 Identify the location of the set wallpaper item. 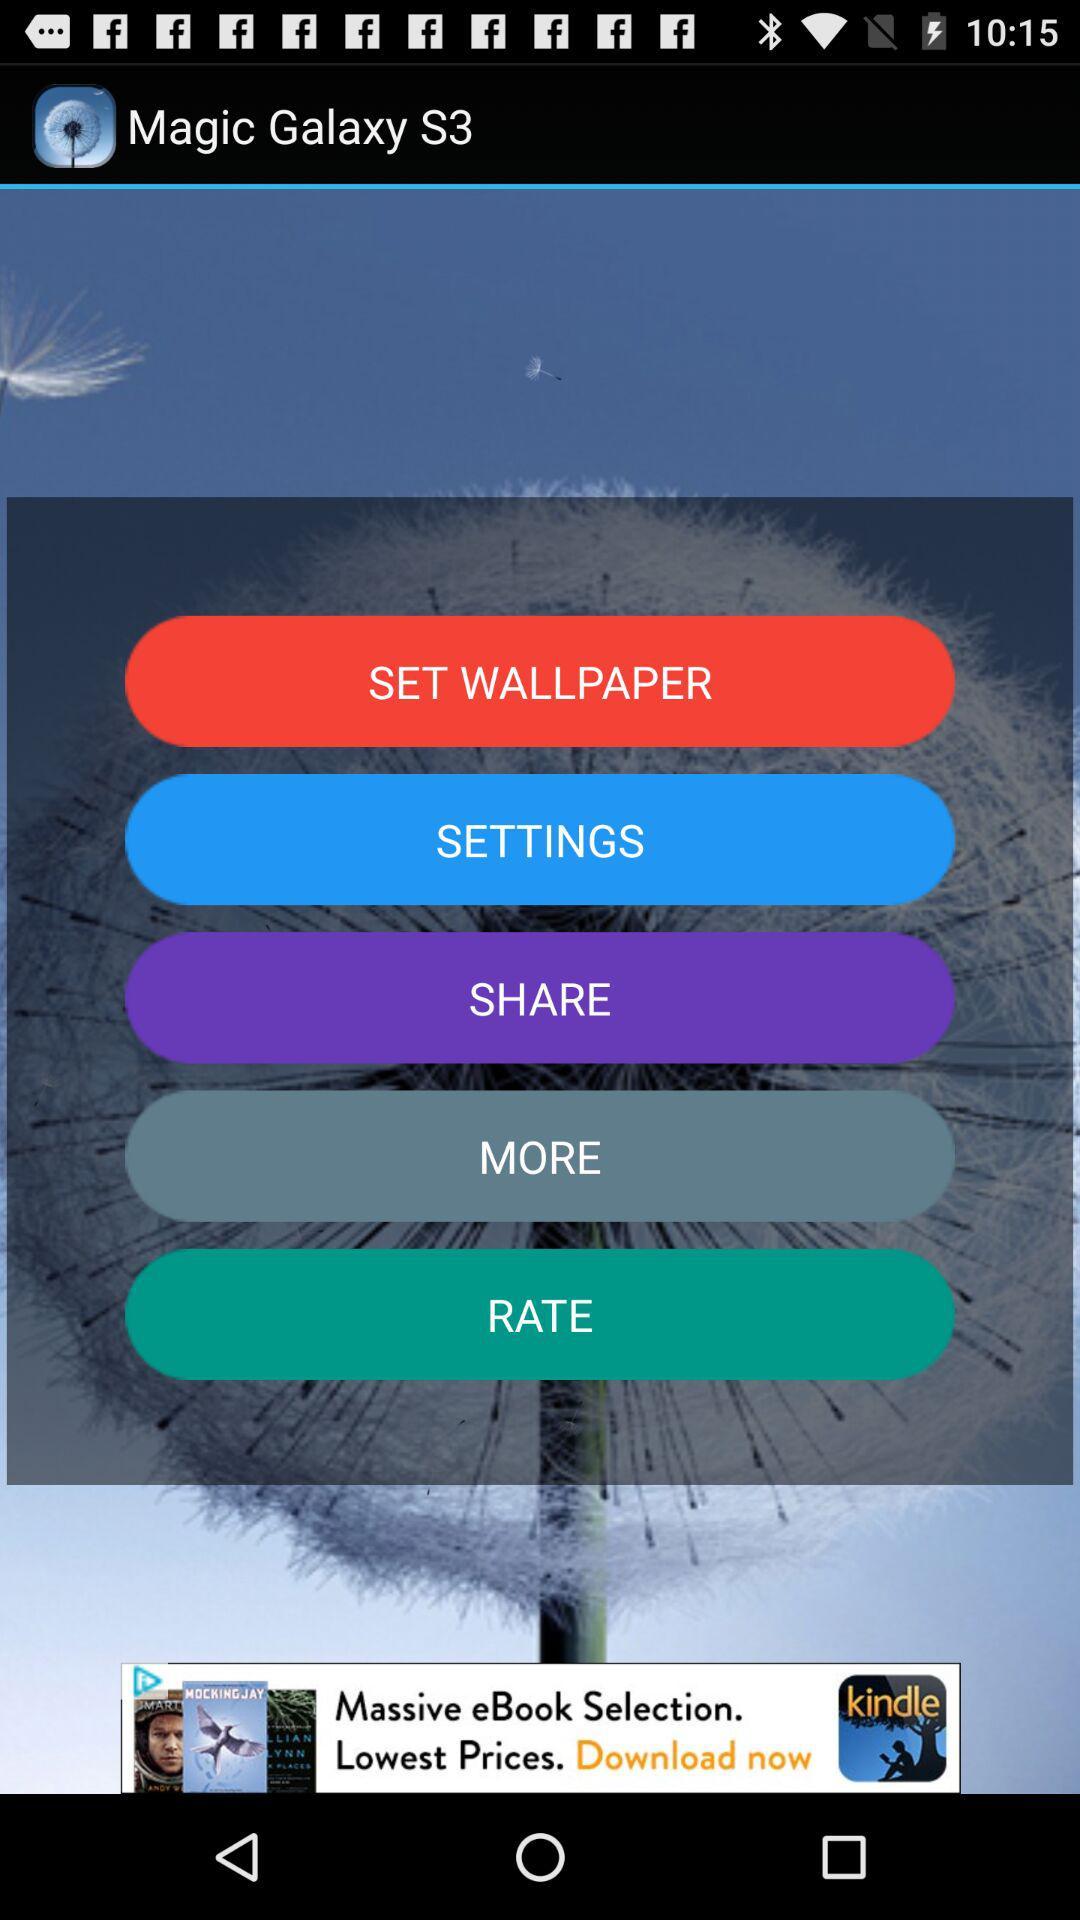
(540, 681).